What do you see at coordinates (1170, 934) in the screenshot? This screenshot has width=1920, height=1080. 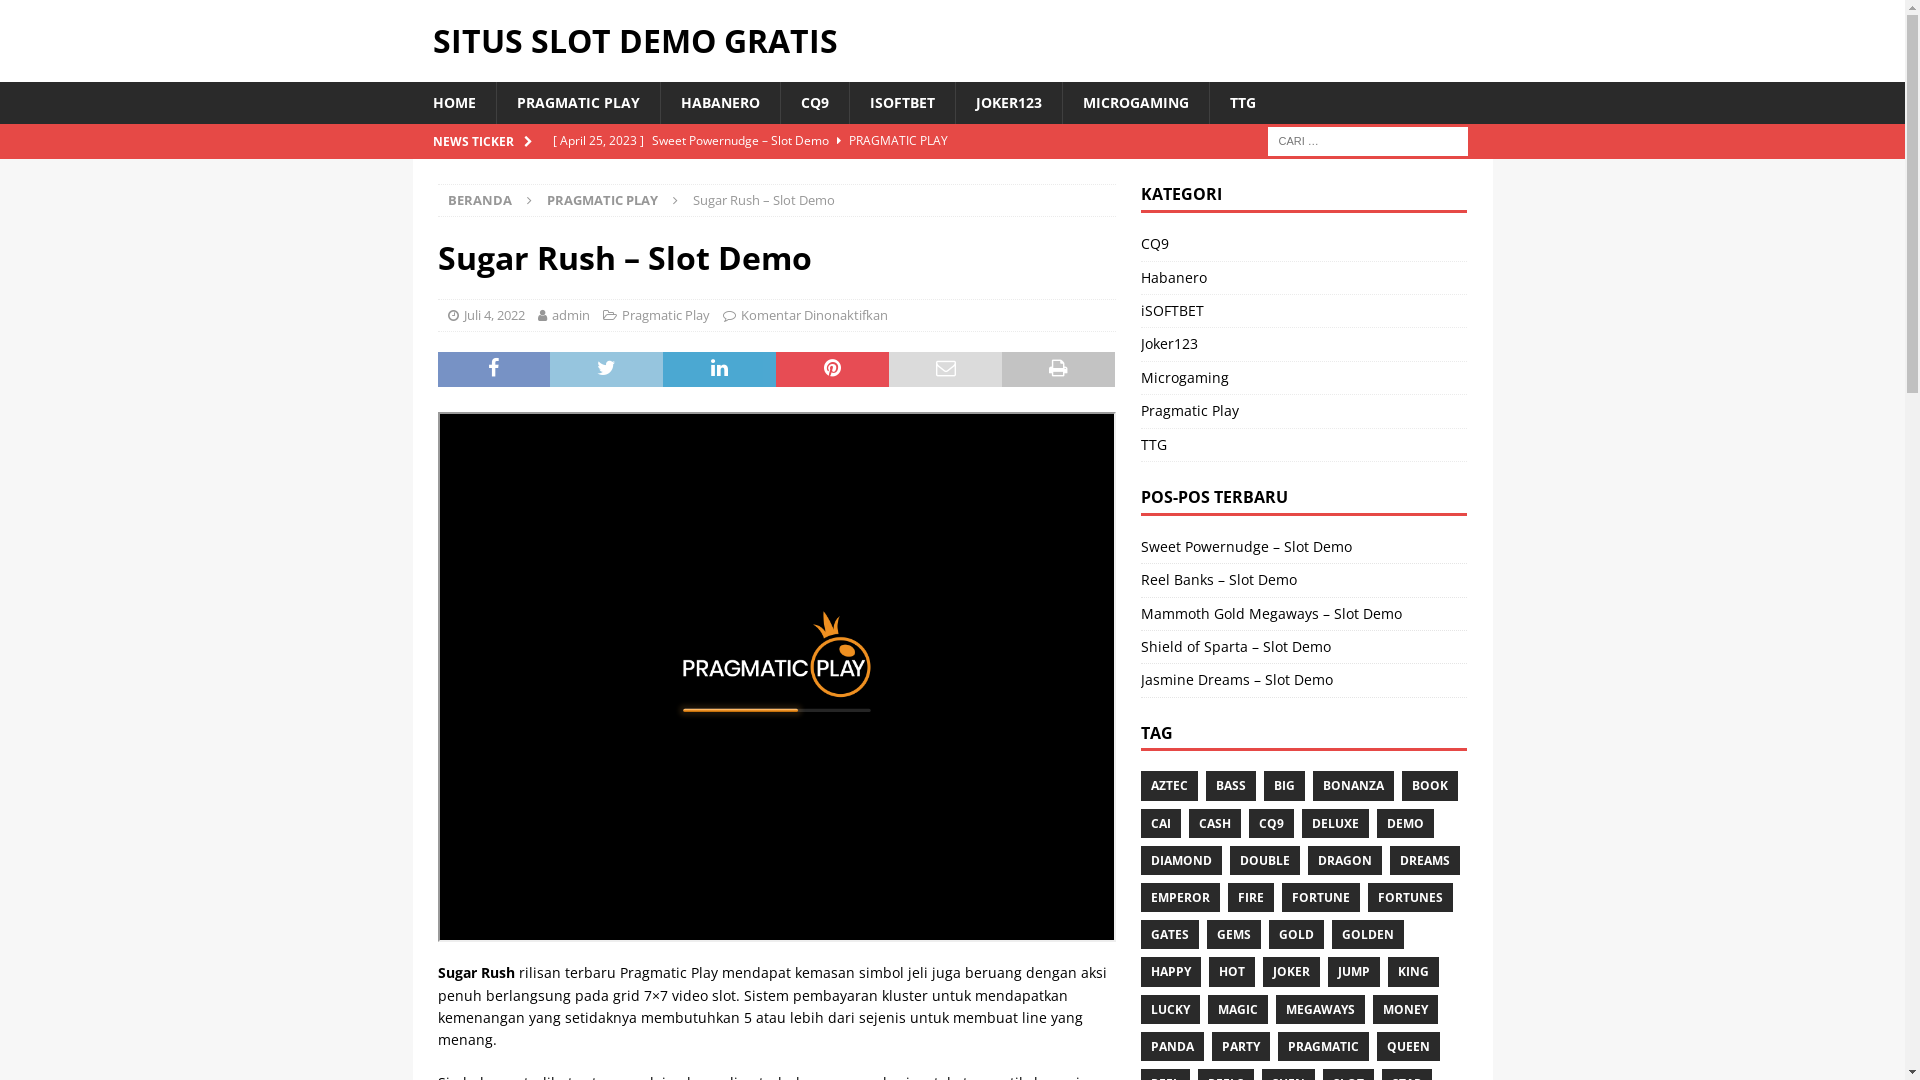 I see `'GATES'` at bounding box center [1170, 934].